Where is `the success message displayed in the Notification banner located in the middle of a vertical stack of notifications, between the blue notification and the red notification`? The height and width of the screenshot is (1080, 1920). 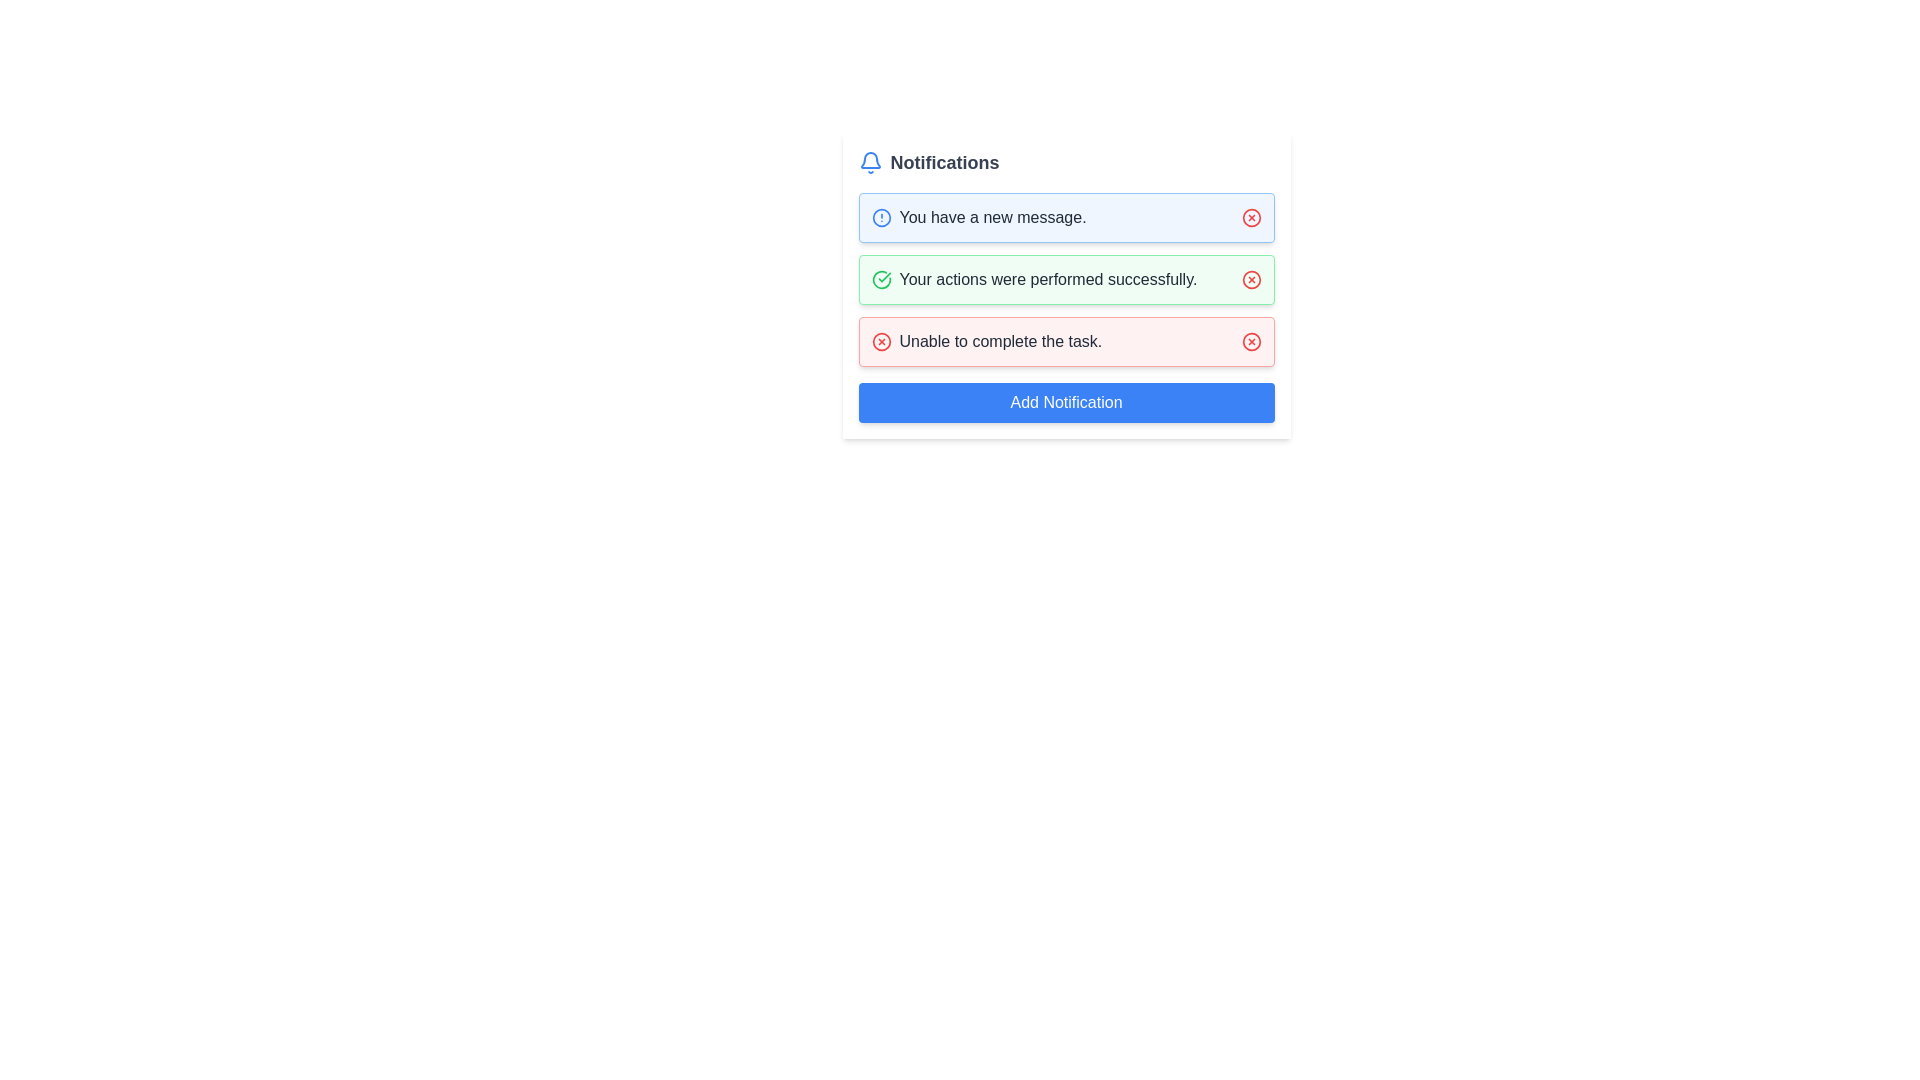
the success message displayed in the Notification banner located in the middle of a vertical stack of notifications, between the blue notification and the red notification is located at coordinates (1065, 280).